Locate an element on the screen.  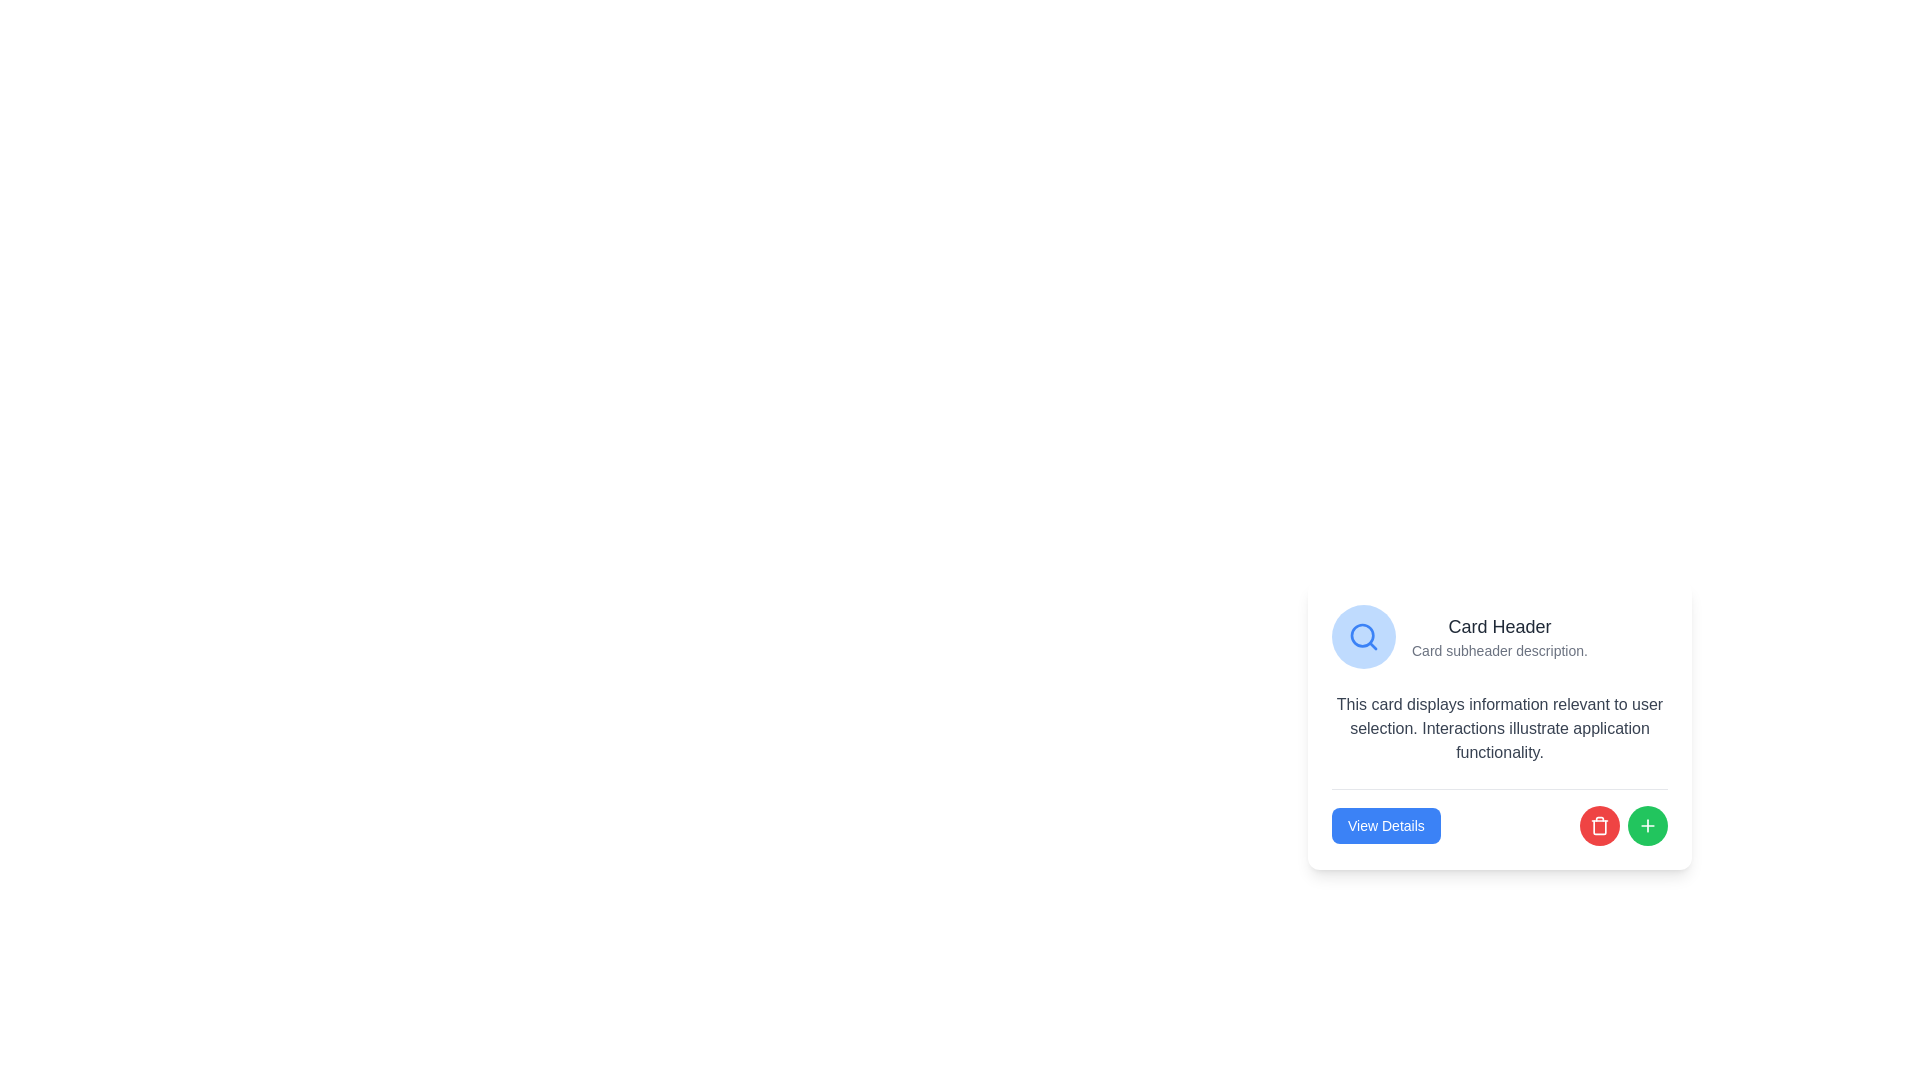
the button located in the bottom-right corner of the card, which is associated with a plus icon to create a new entity or item is located at coordinates (1647, 825).